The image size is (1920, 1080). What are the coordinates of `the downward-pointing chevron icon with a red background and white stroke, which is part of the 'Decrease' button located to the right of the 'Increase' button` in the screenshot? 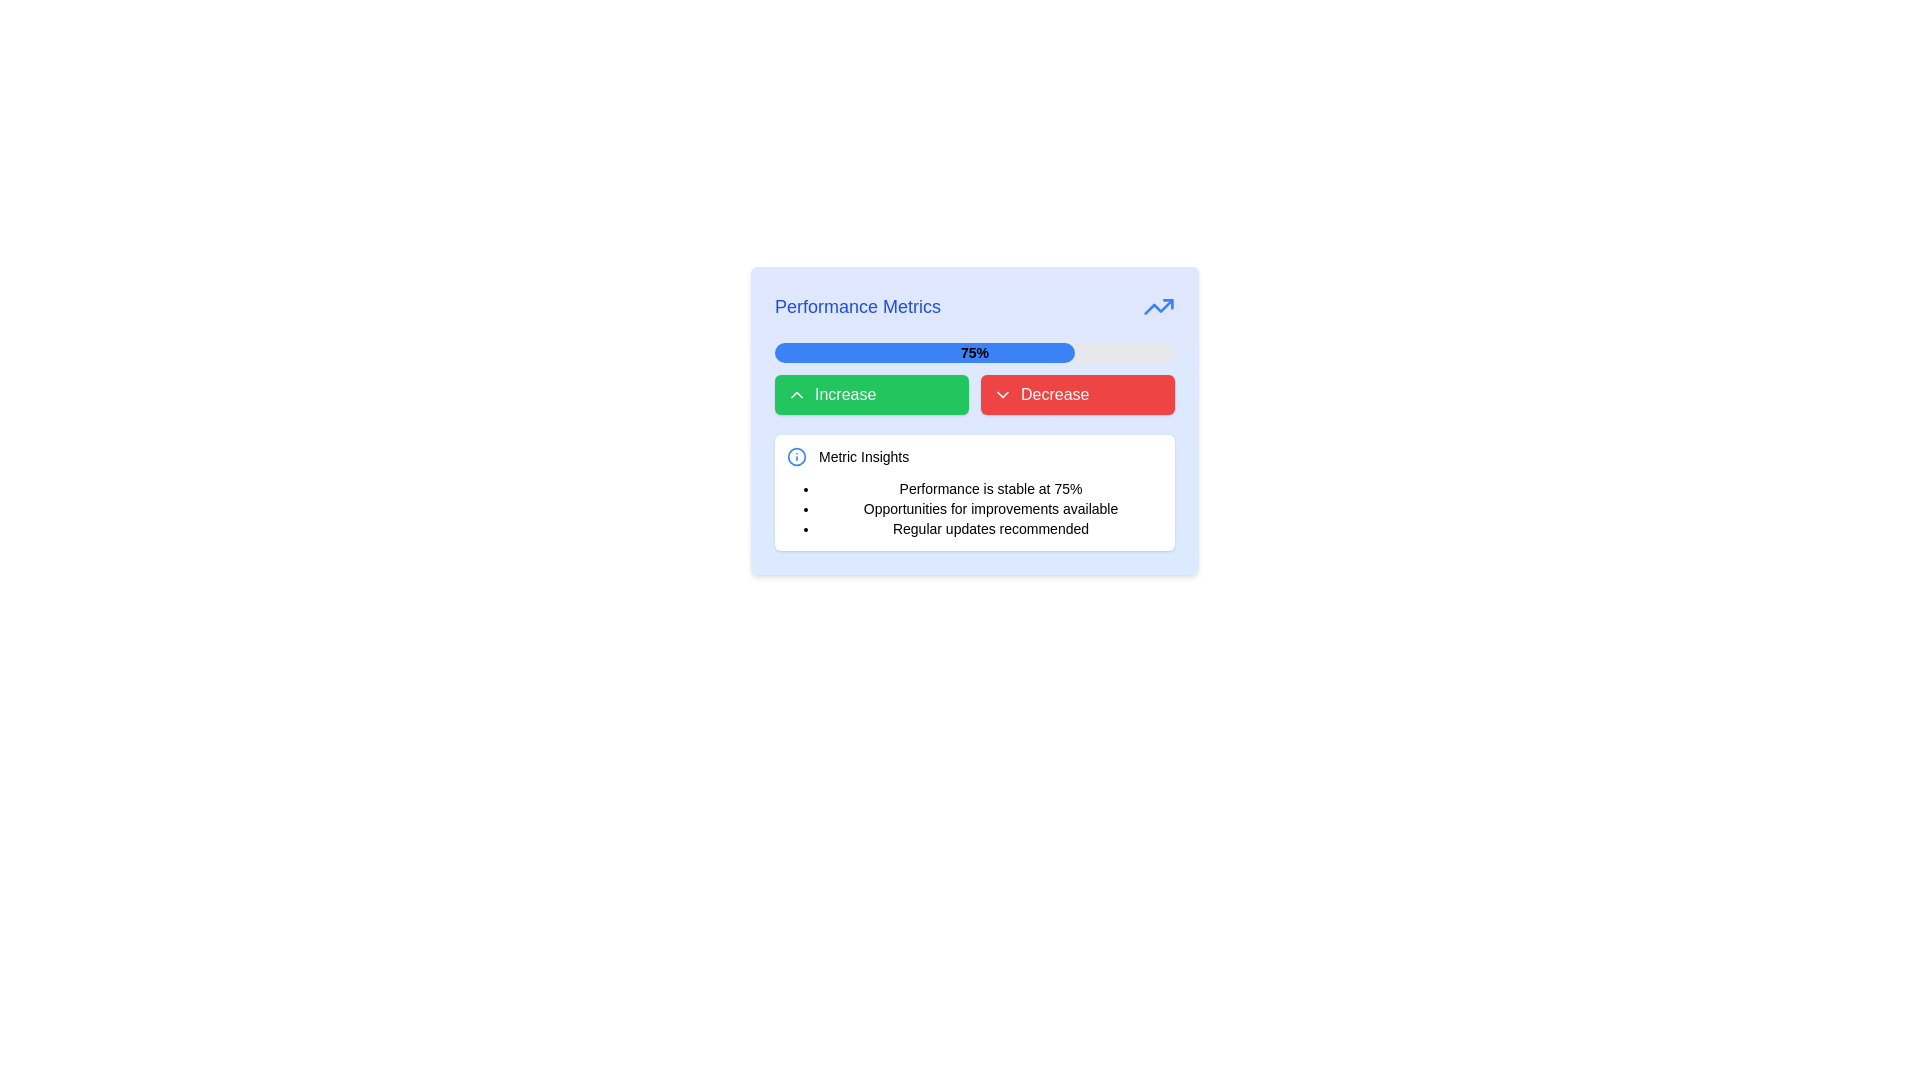 It's located at (1003, 394).